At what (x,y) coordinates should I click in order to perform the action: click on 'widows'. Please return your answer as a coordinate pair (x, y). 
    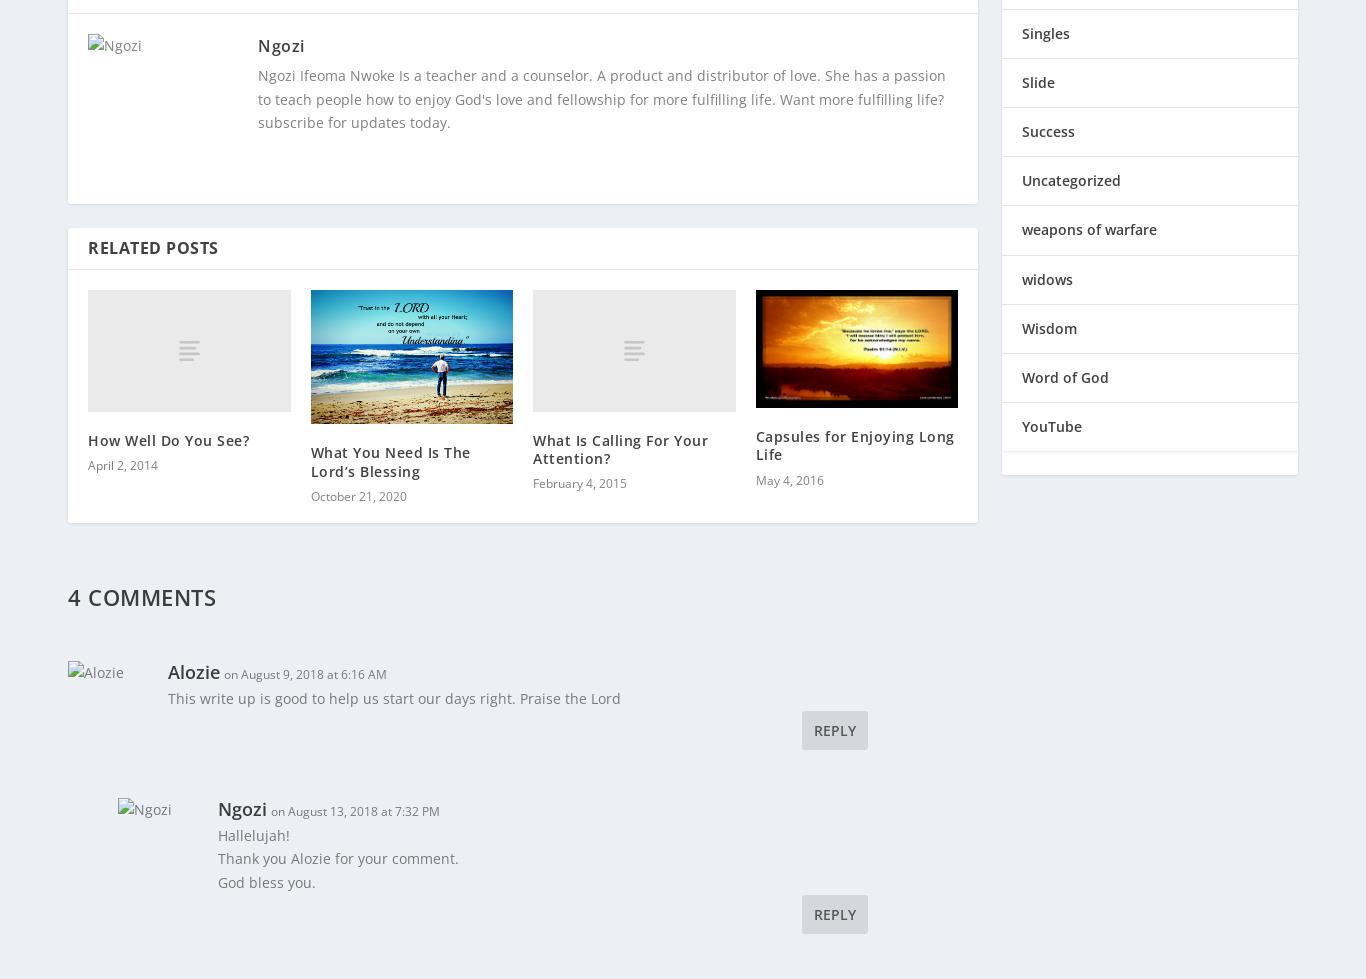
    Looking at the image, I should click on (1022, 265).